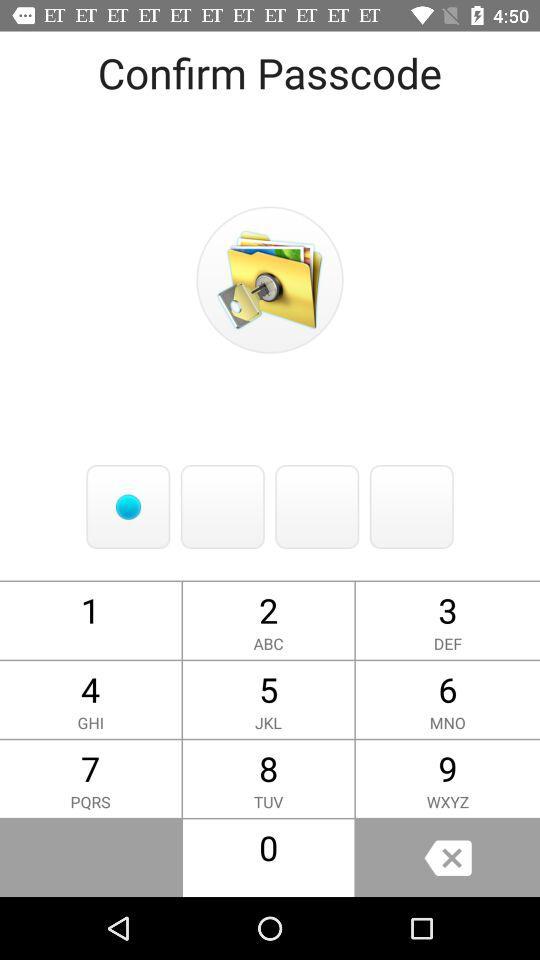 Image resolution: width=540 pixels, height=960 pixels. What do you see at coordinates (447, 857) in the screenshot?
I see `delete` at bounding box center [447, 857].